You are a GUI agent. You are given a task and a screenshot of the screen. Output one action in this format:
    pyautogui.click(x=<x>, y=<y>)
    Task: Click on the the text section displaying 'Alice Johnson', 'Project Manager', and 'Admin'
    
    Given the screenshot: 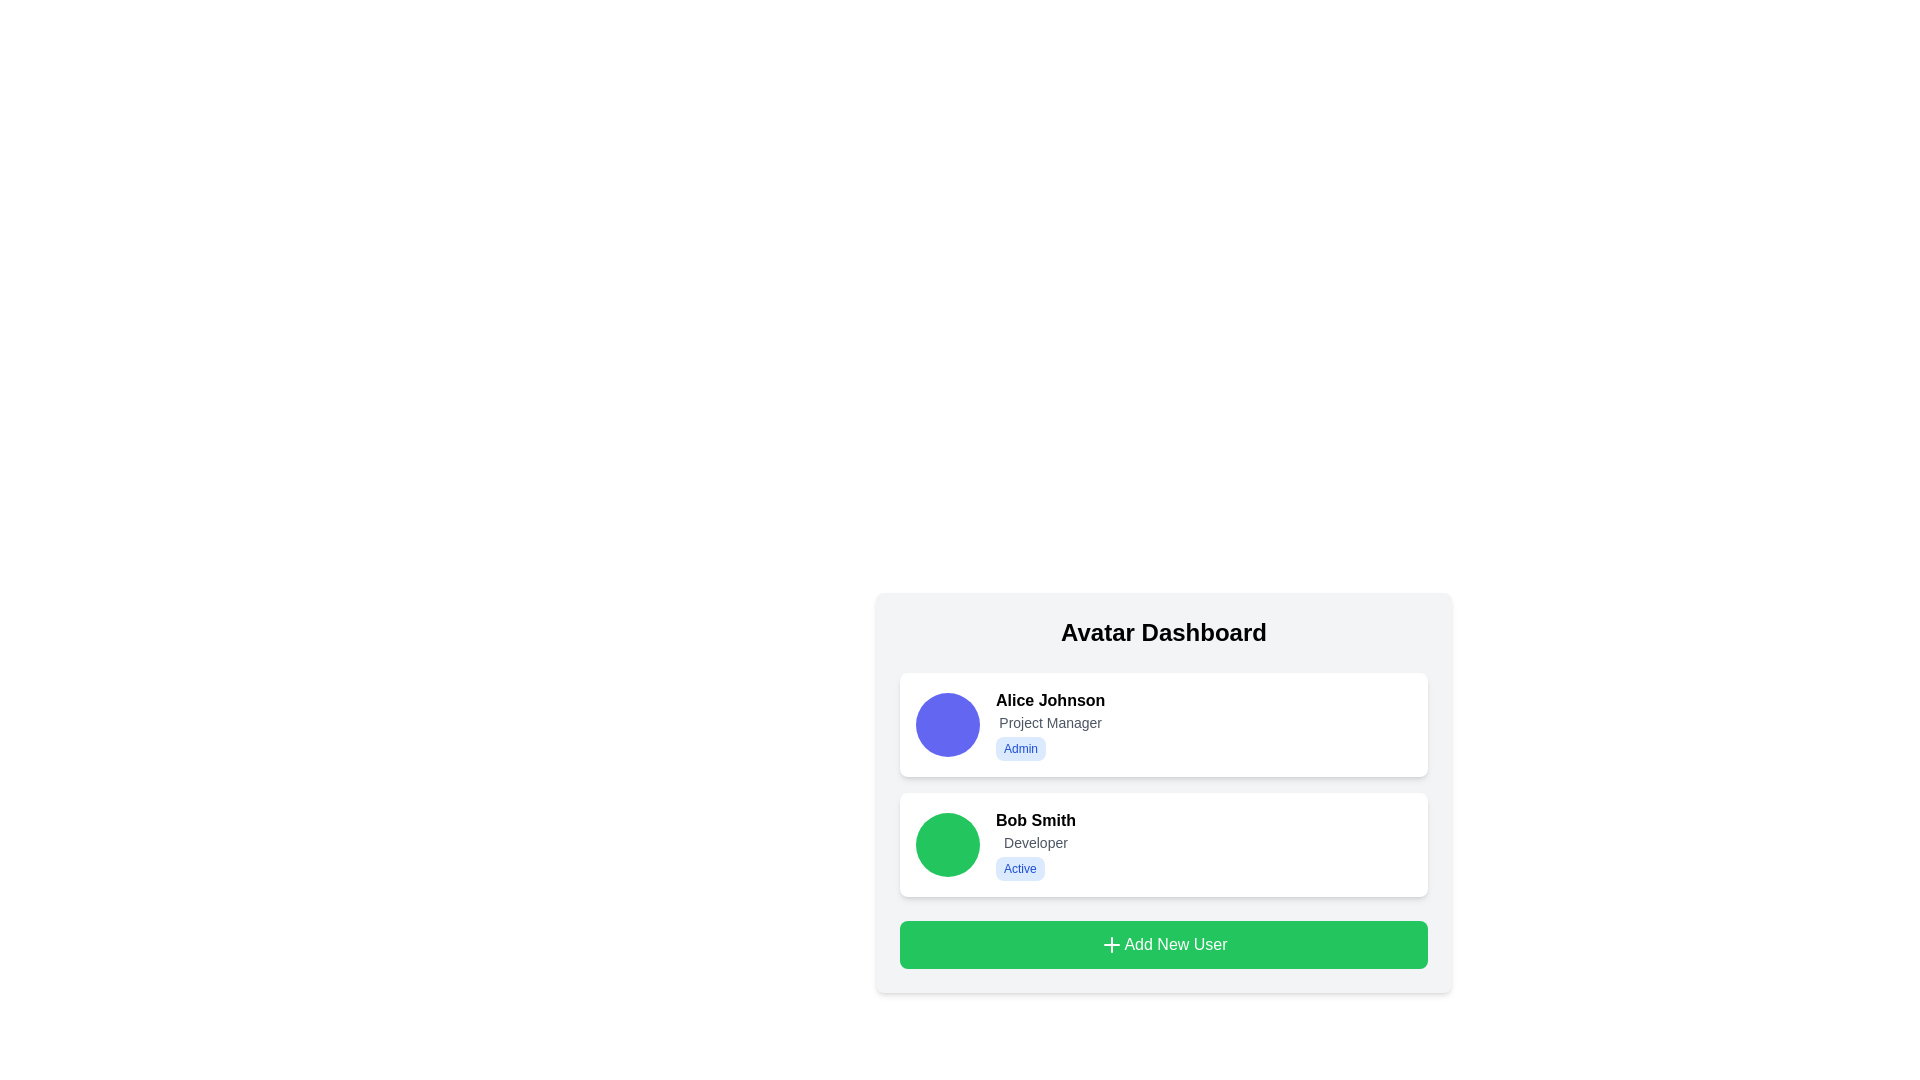 What is the action you would take?
    pyautogui.click(x=1049, y=725)
    